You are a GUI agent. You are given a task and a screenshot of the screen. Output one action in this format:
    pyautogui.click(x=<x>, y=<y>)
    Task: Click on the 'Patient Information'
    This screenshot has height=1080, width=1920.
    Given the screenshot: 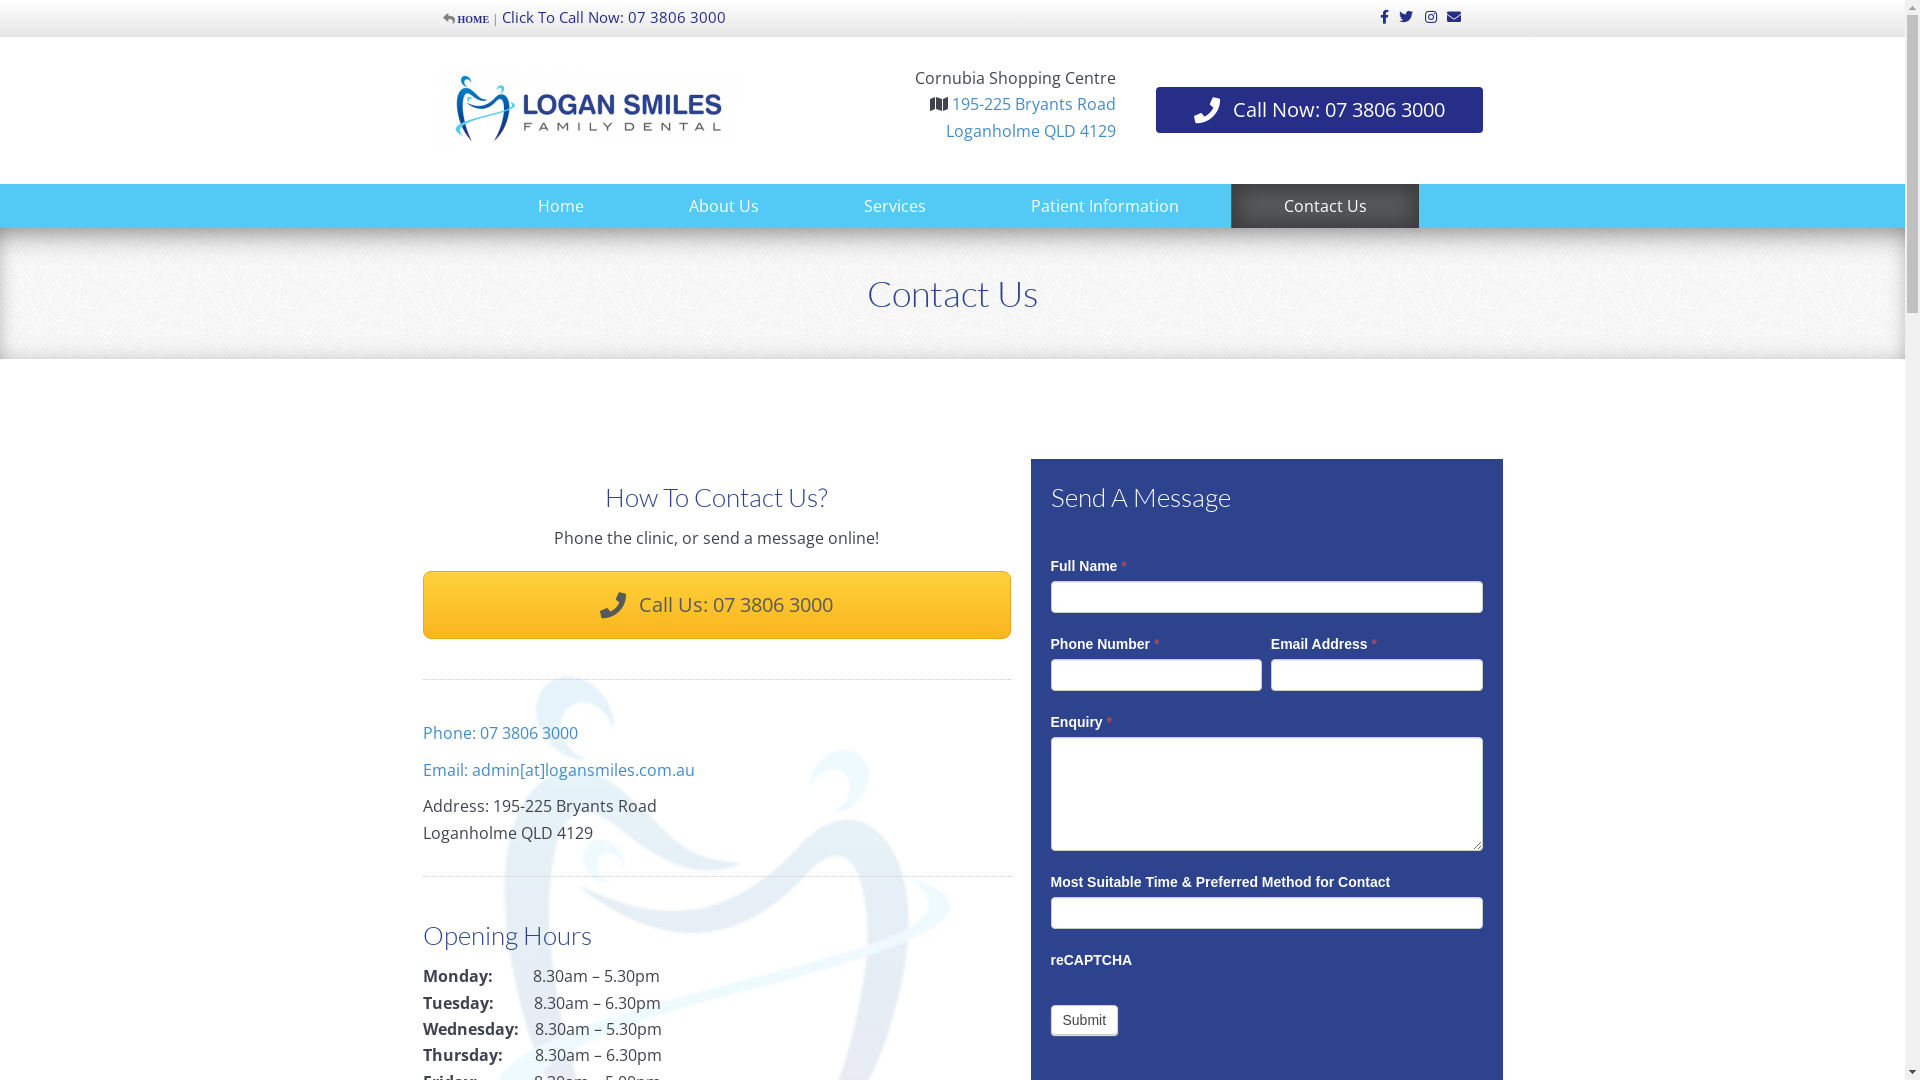 What is the action you would take?
    pyautogui.click(x=1017, y=205)
    